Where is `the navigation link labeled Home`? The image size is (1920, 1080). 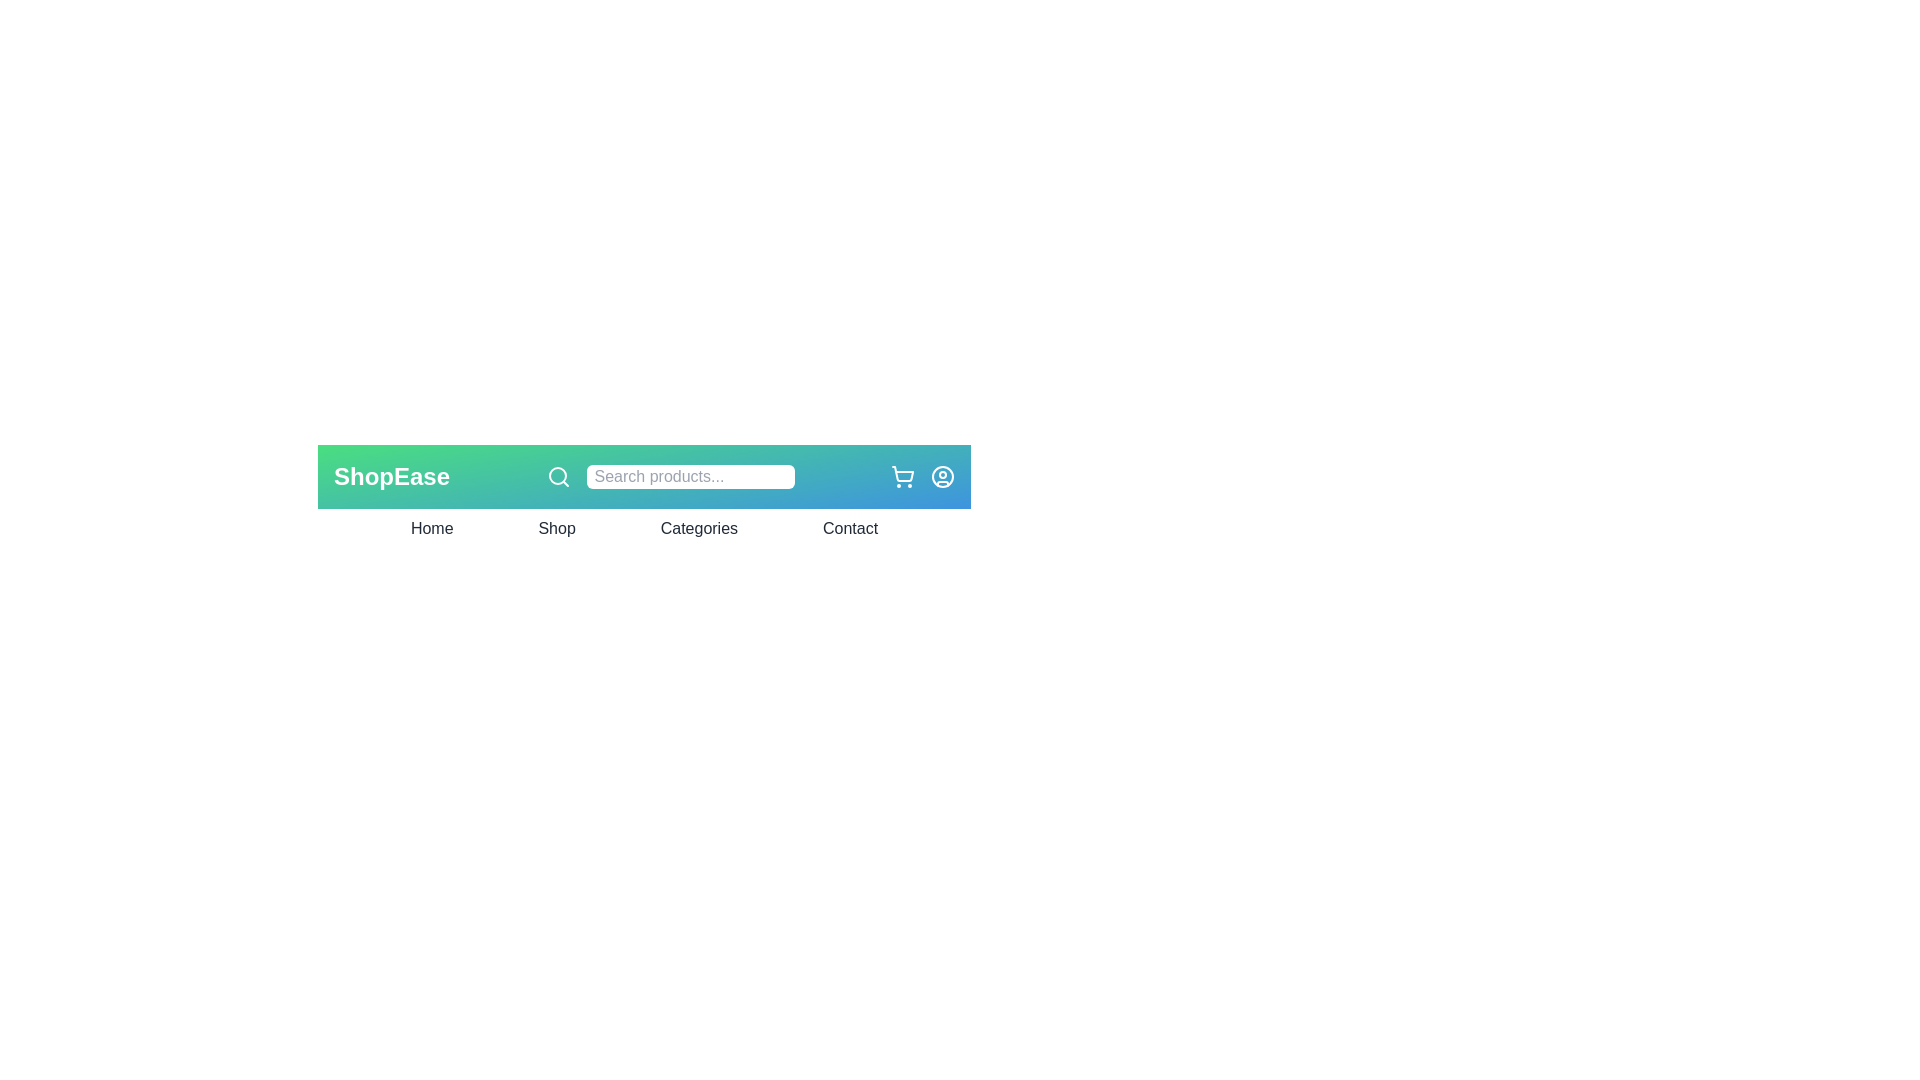 the navigation link labeled Home is located at coordinates (431, 527).